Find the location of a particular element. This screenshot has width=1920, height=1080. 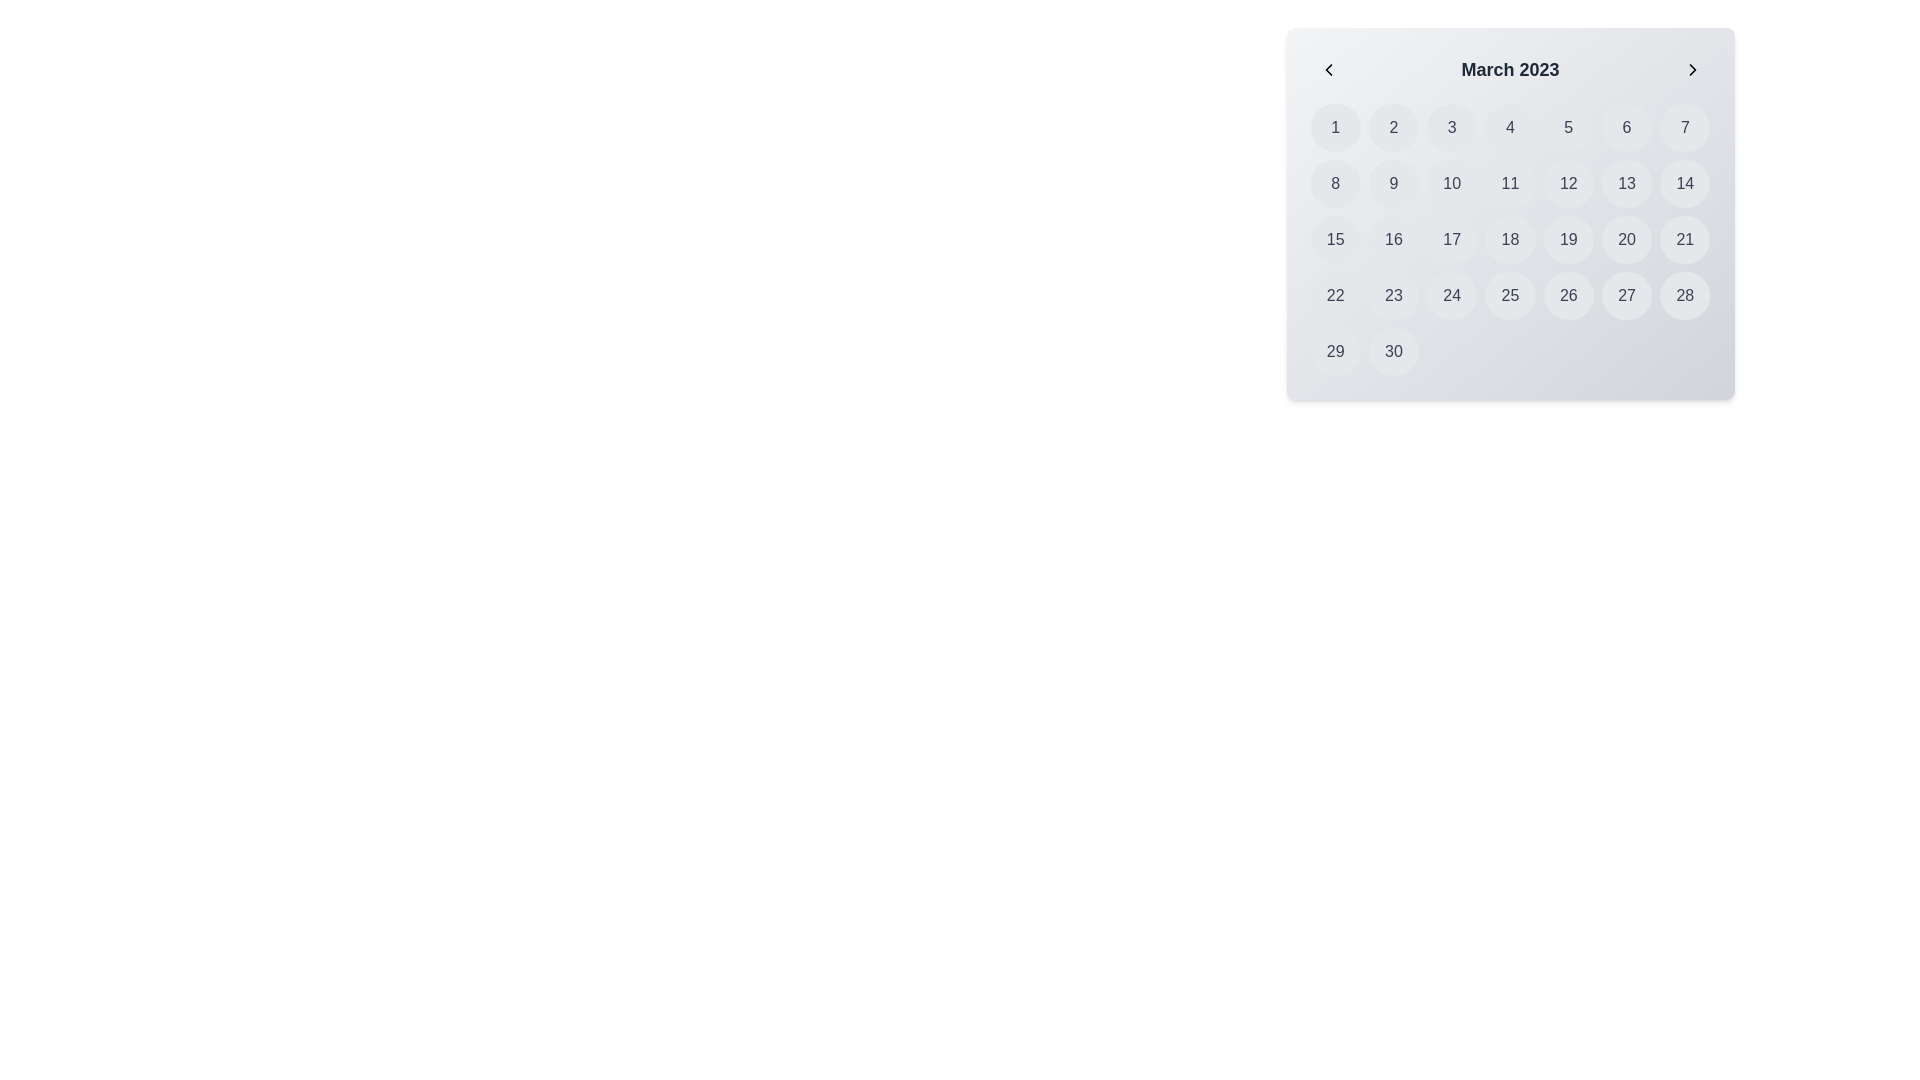

the circular button displaying the number '13' with a light gray background, located in the second row and sixth column of a grid under the title 'March 2023' is located at coordinates (1627, 184).